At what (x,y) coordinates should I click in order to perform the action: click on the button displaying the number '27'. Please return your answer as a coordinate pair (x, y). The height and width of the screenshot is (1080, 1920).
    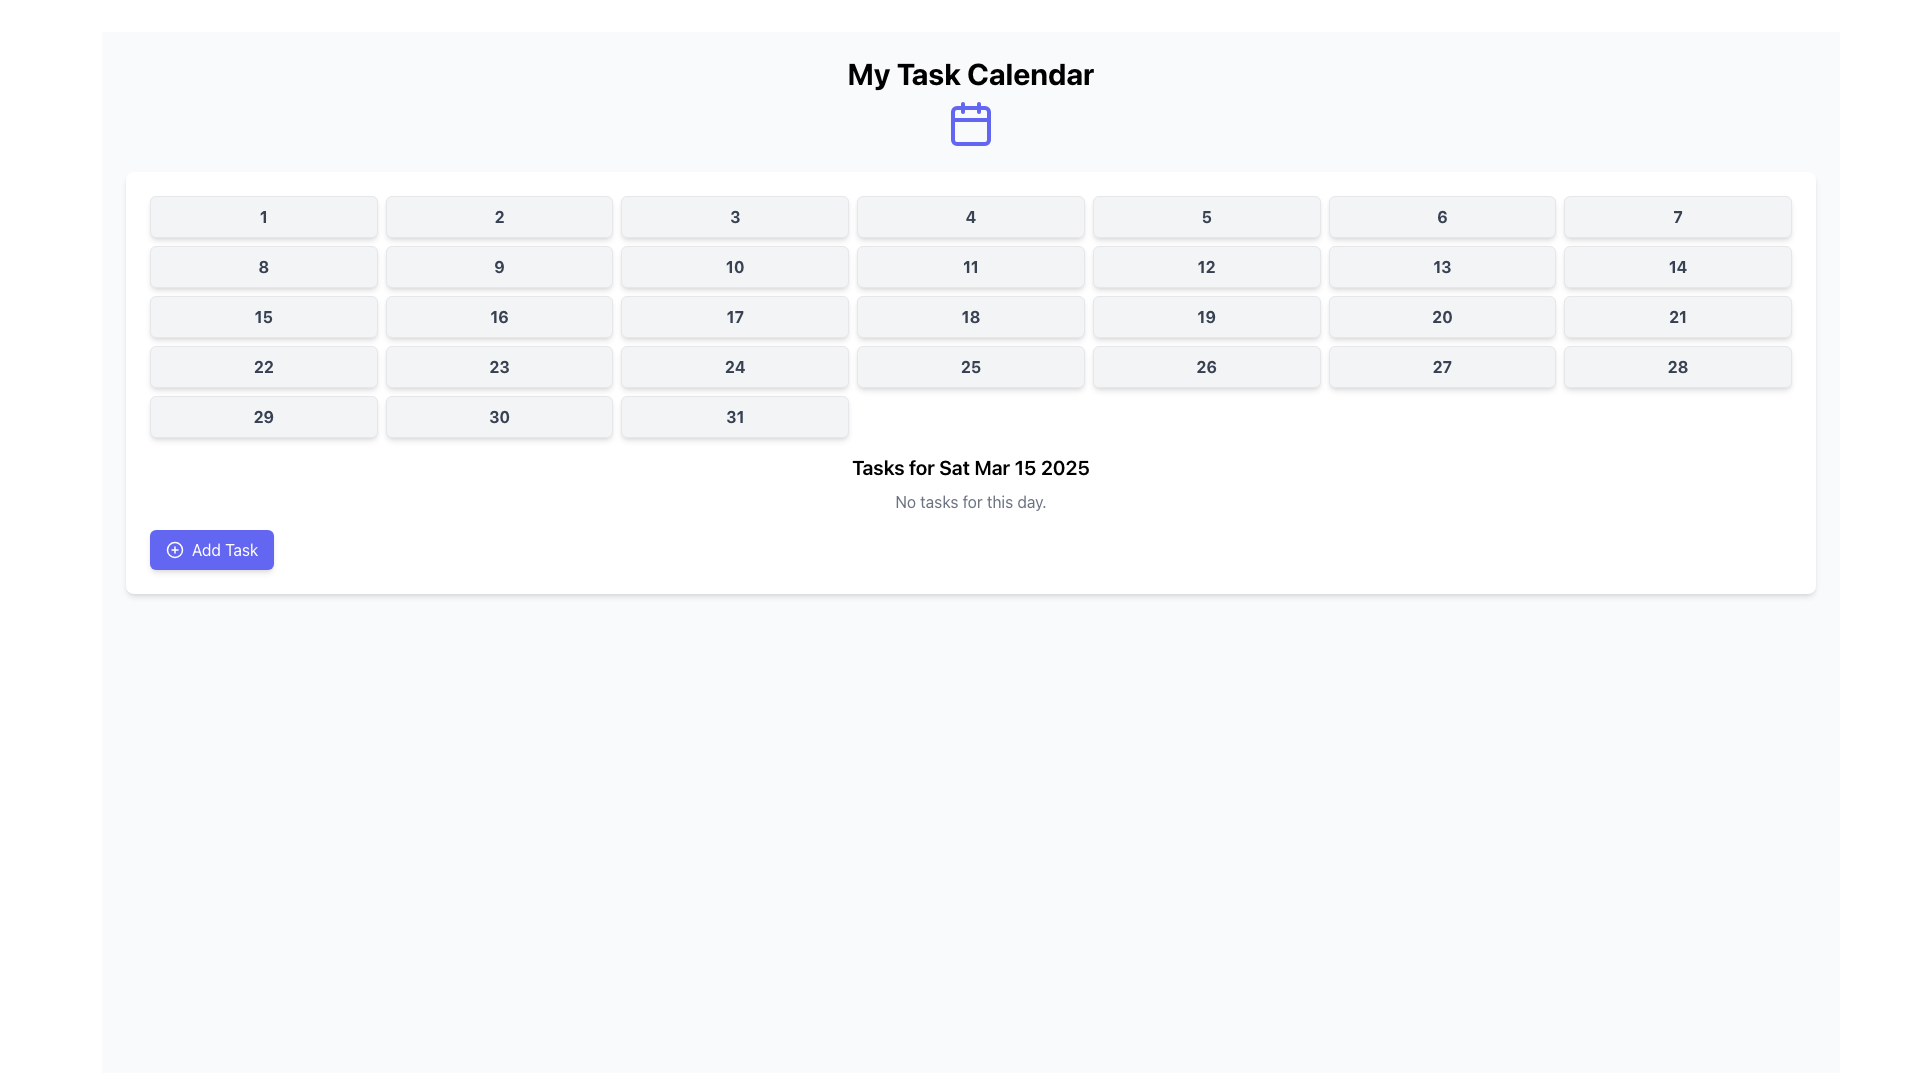
    Looking at the image, I should click on (1442, 366).